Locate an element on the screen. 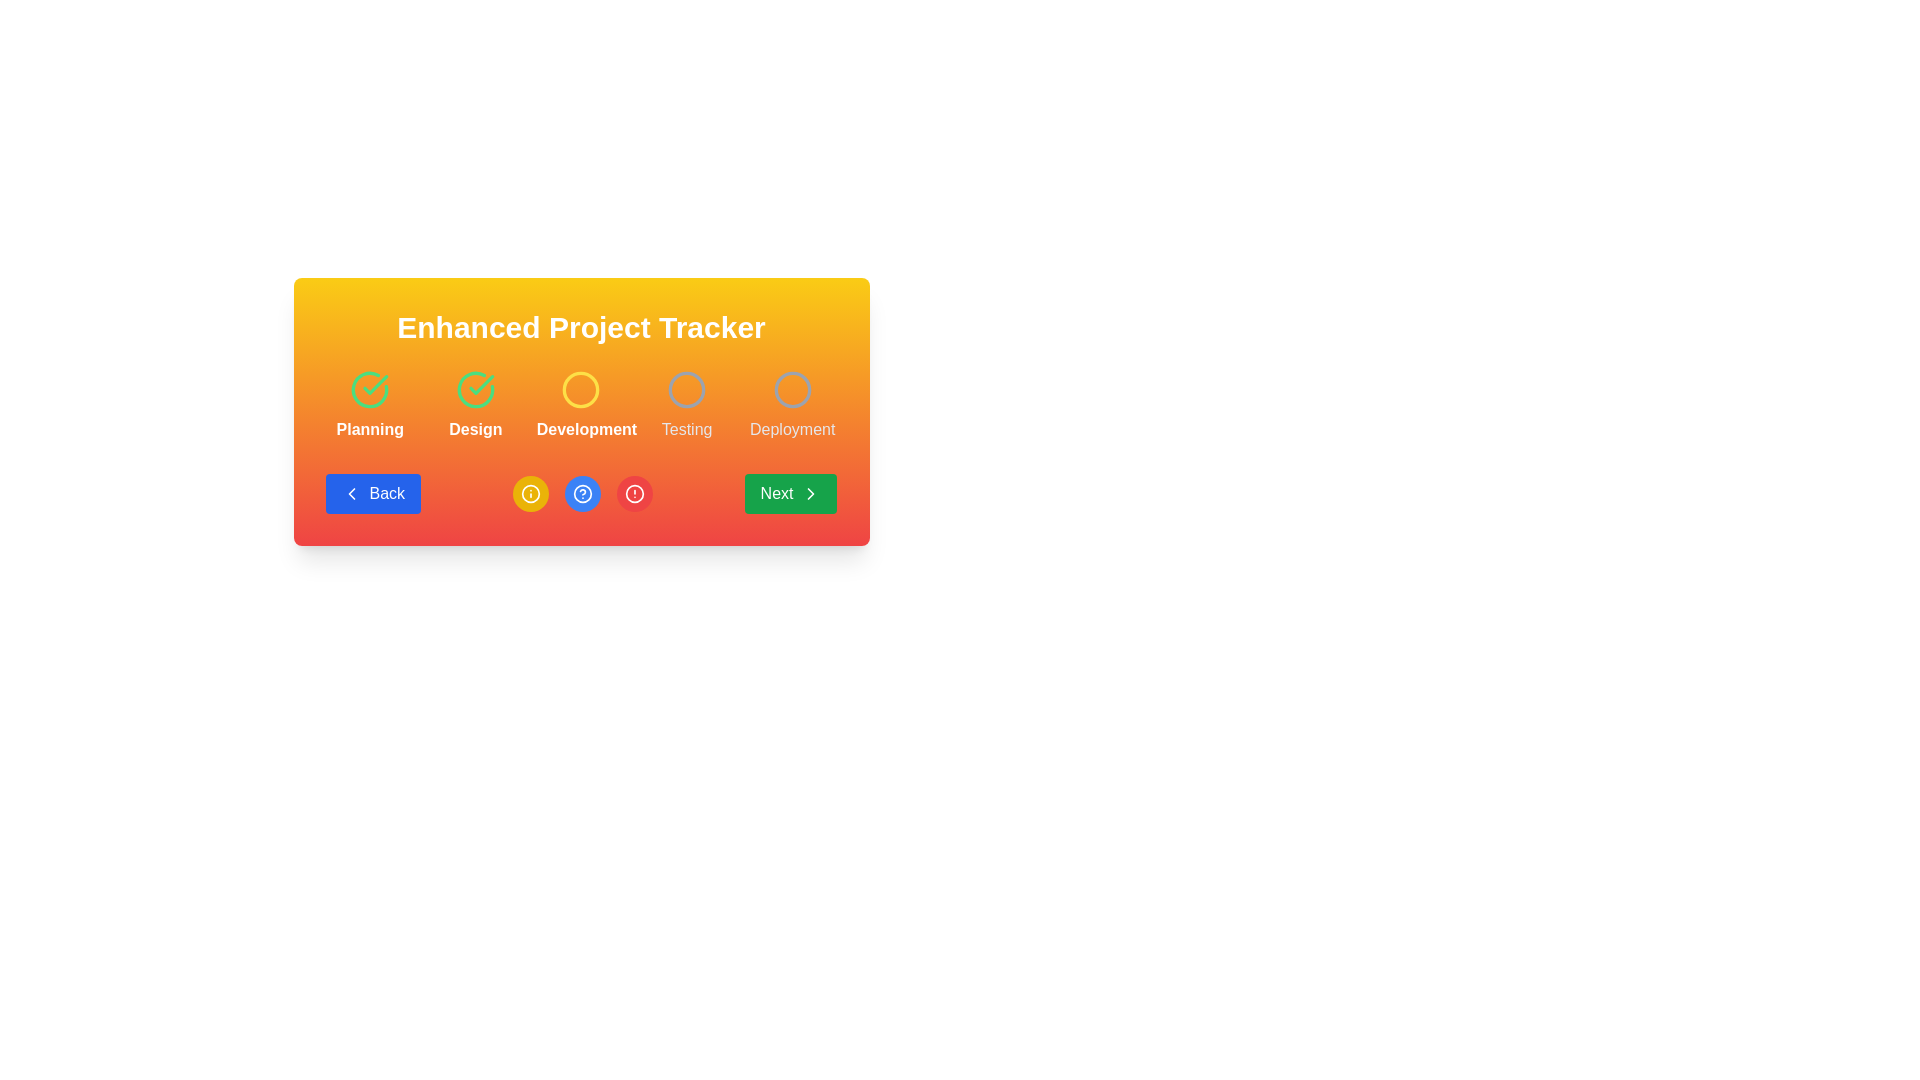 Image resolution: width=1920 pixels, height=1080 pixels. the 'Development' process stage icon-text pair to interact with it is located at coordinates (580, 405).